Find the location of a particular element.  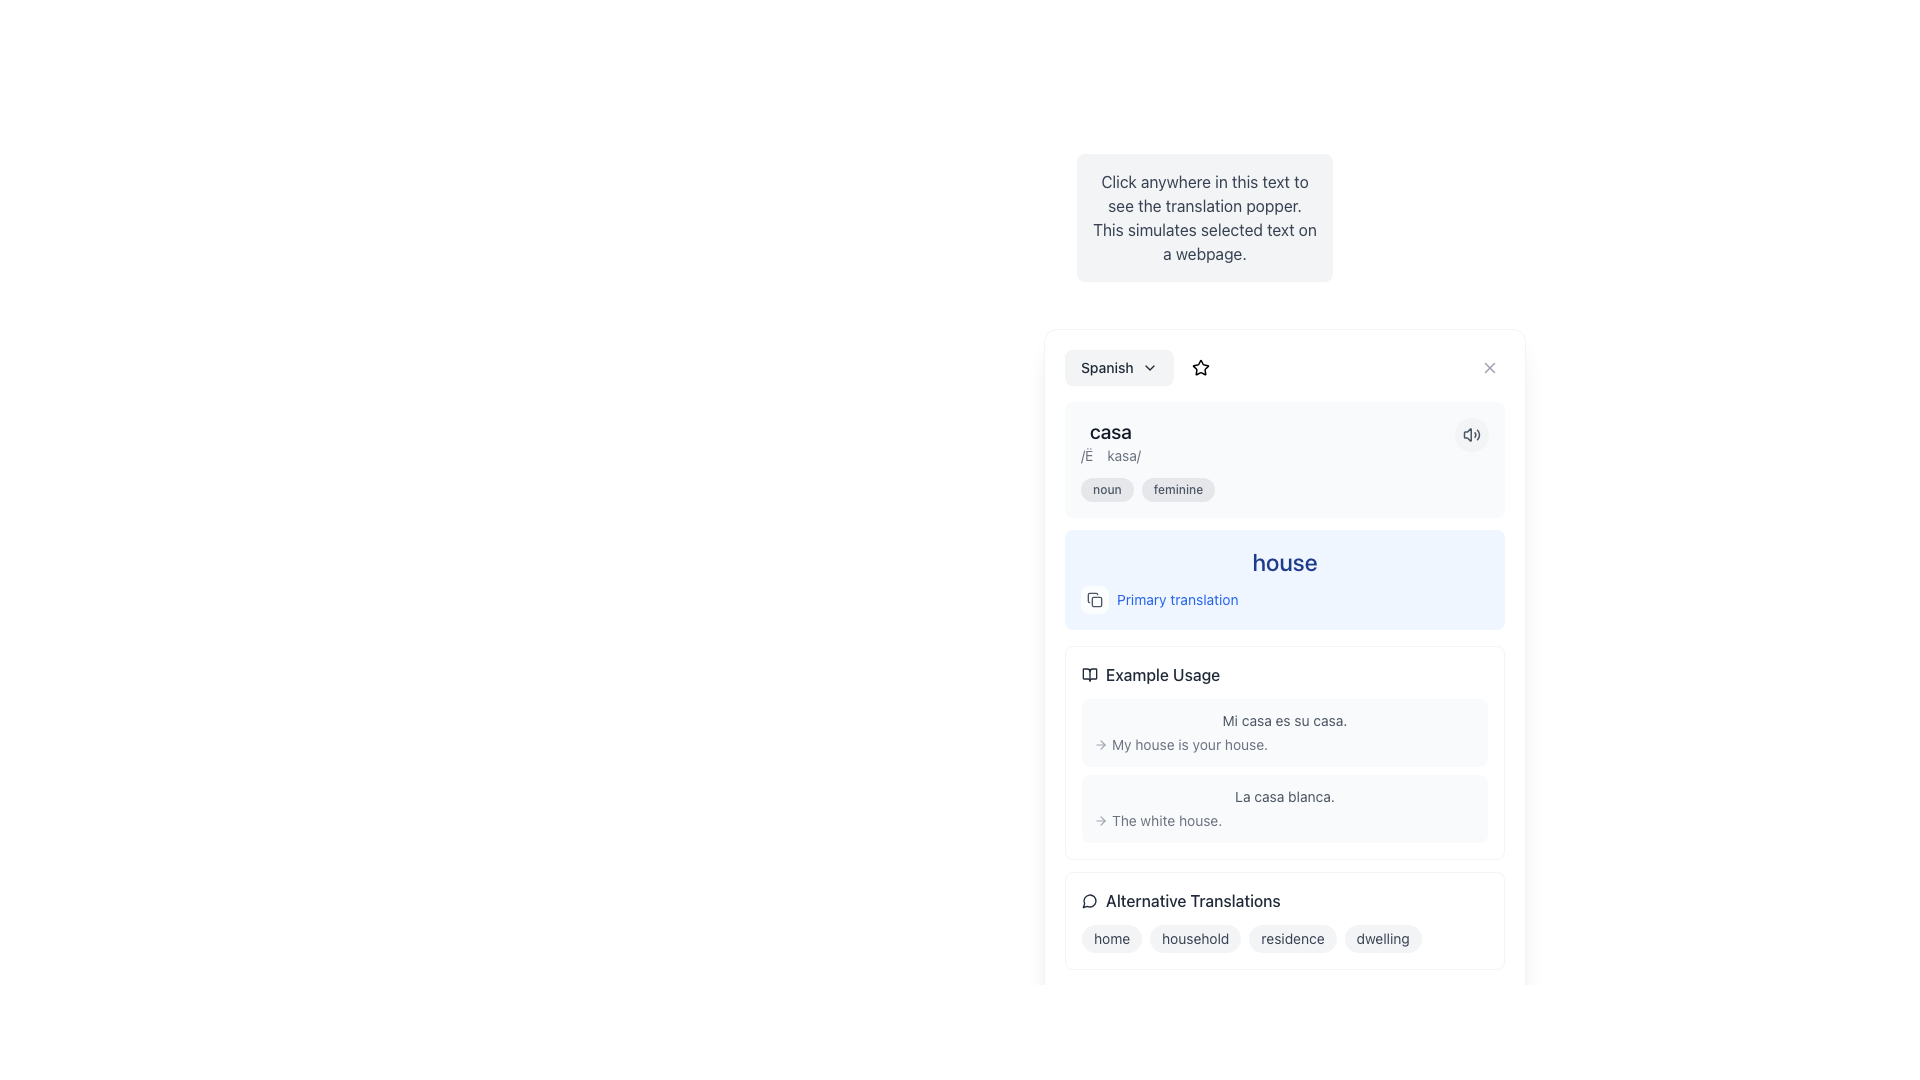

text content of the supplementary information label providing the phonetic transcription for 'casa', located directly below the word 'casa' is located at coordinates (1109, 455).